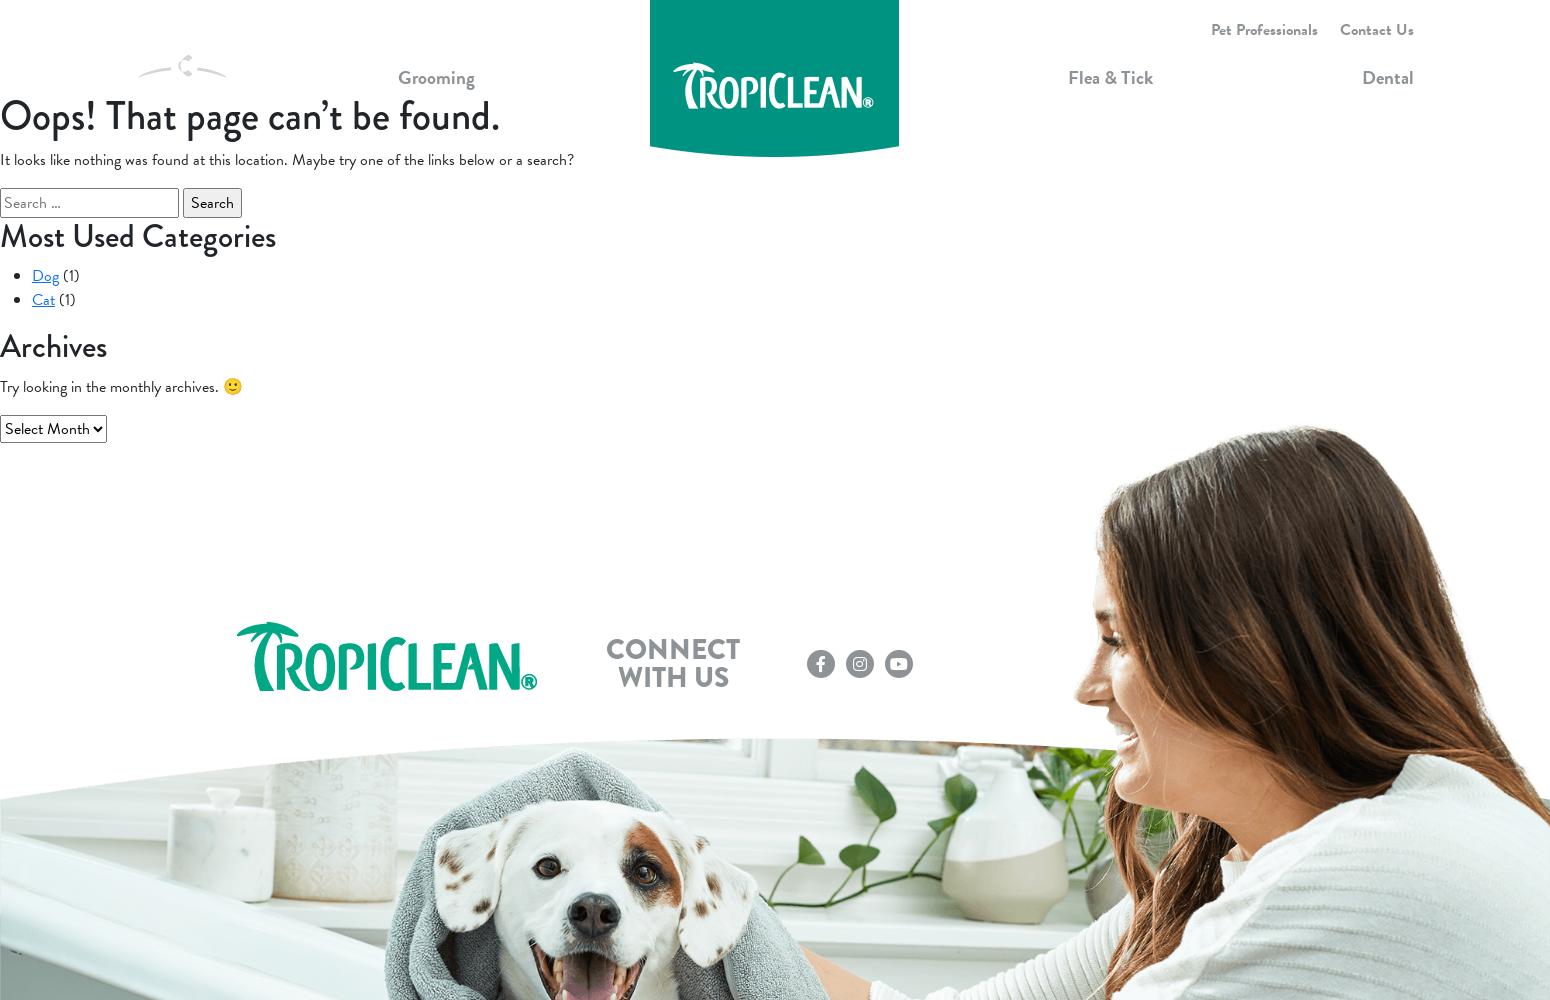 This screenshot has width=1550, height=1000. I want to click on 'Cat', so click(42, 300).